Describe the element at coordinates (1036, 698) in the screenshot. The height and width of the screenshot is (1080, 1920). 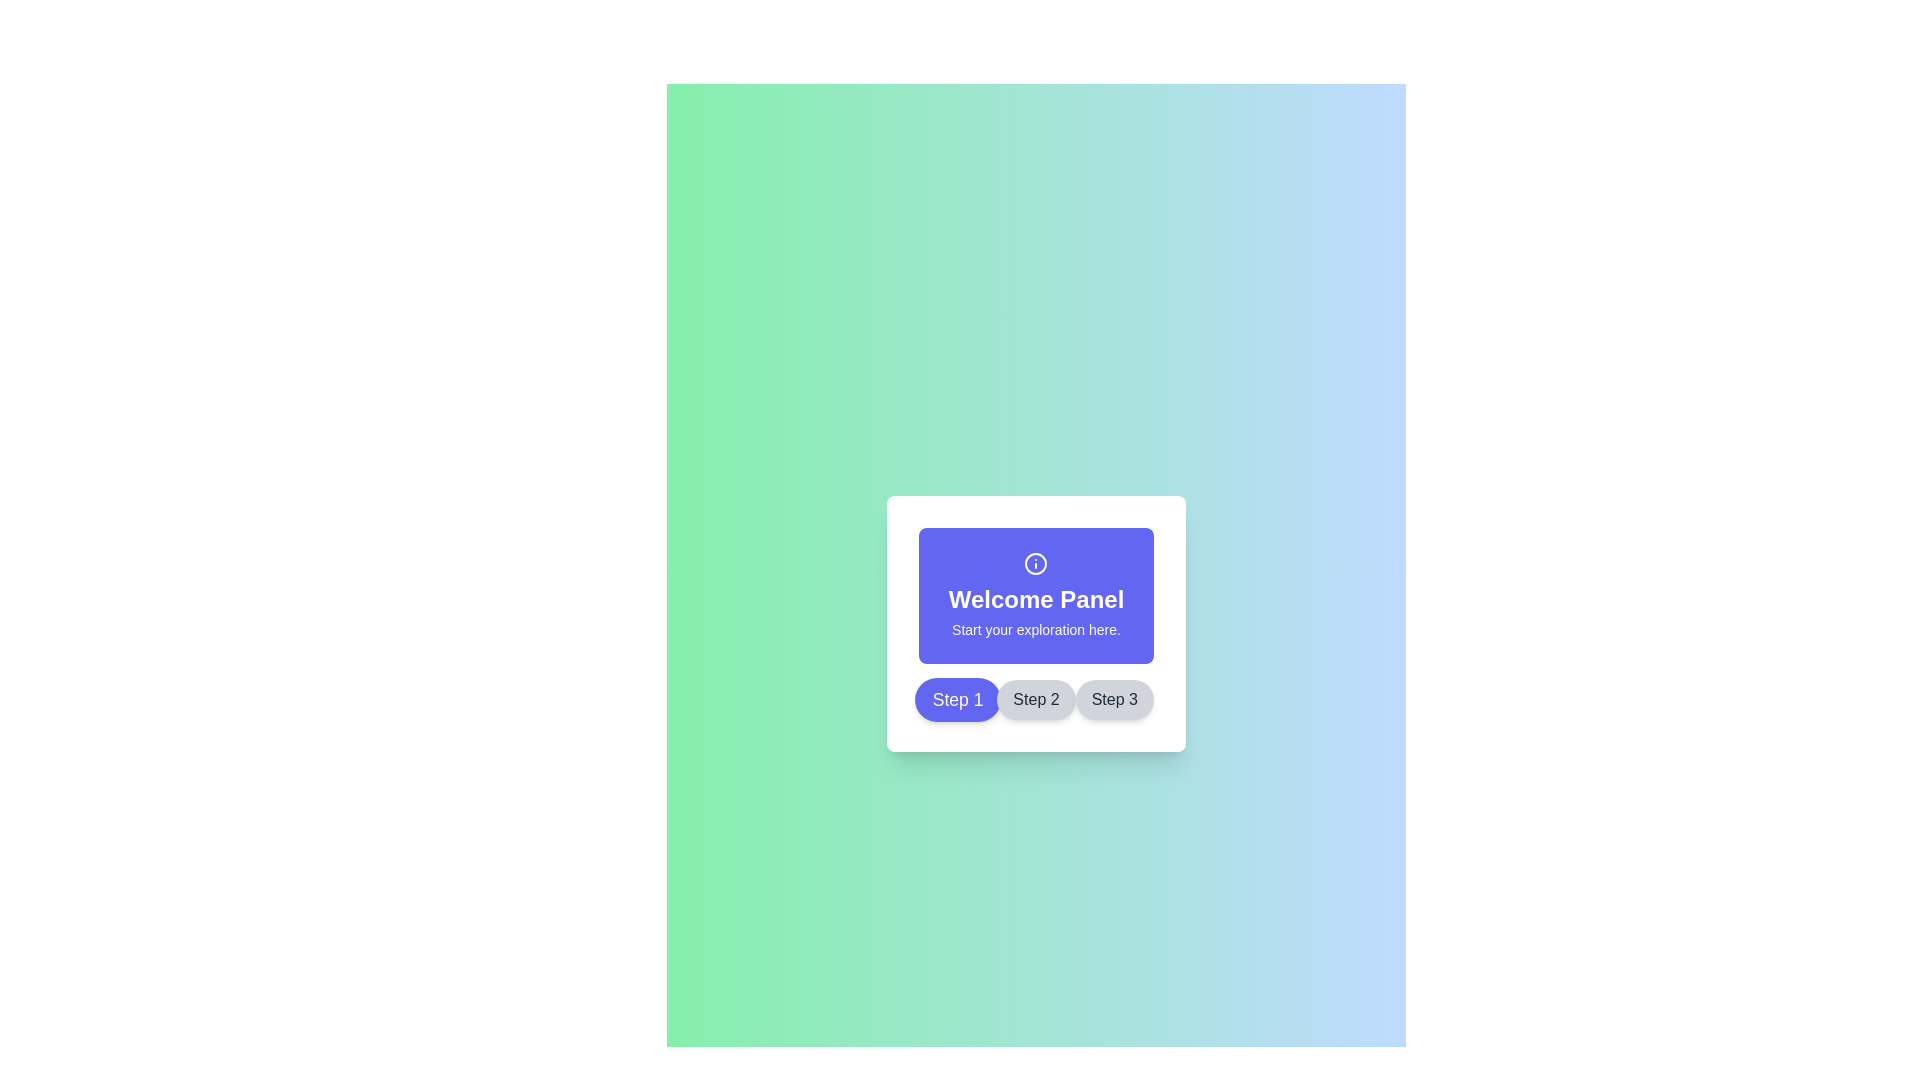
I see `the 'Step 2' button` at that location.